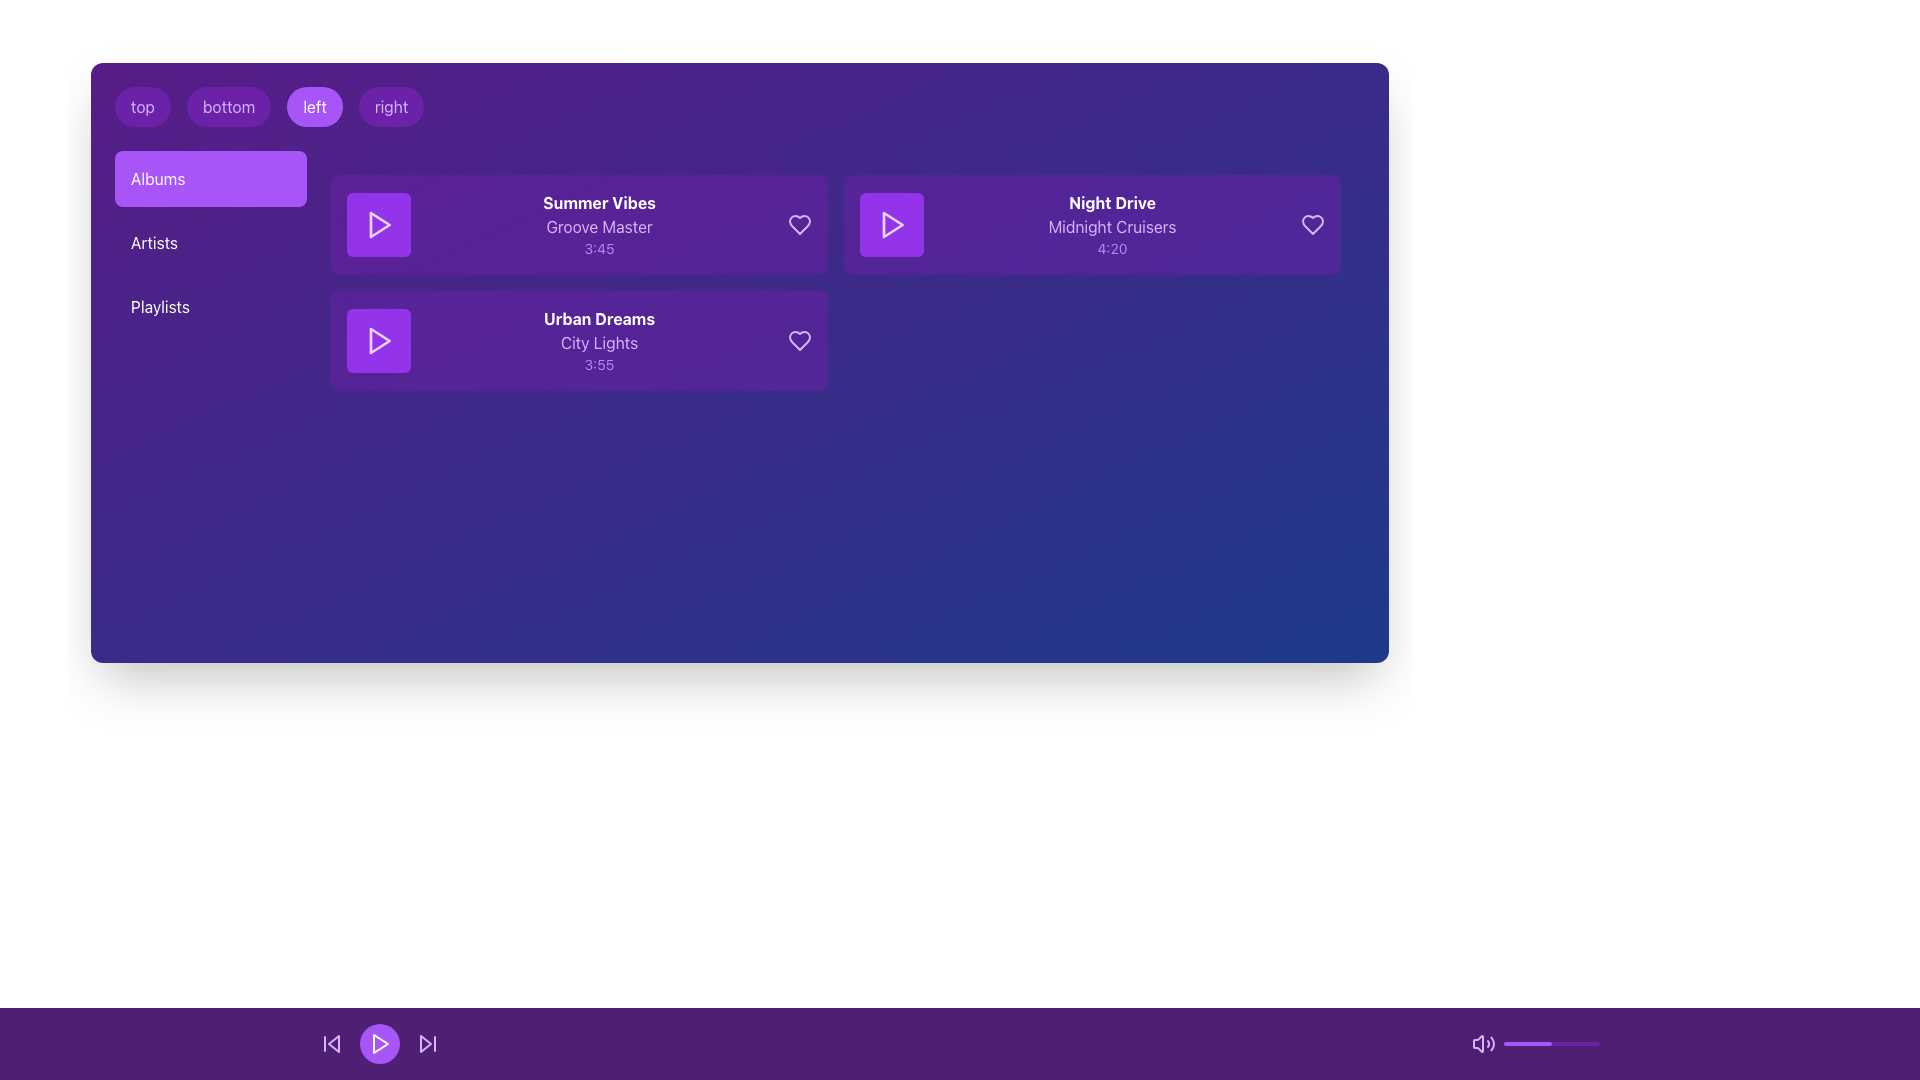  What do you see at coordinates (598, 318) in the screenshot?
I see `the text label displaying the title of the second song in the Albums section, which is positioned above 'City Lights' and to the right of the play button` at bounding box center [598, 318].